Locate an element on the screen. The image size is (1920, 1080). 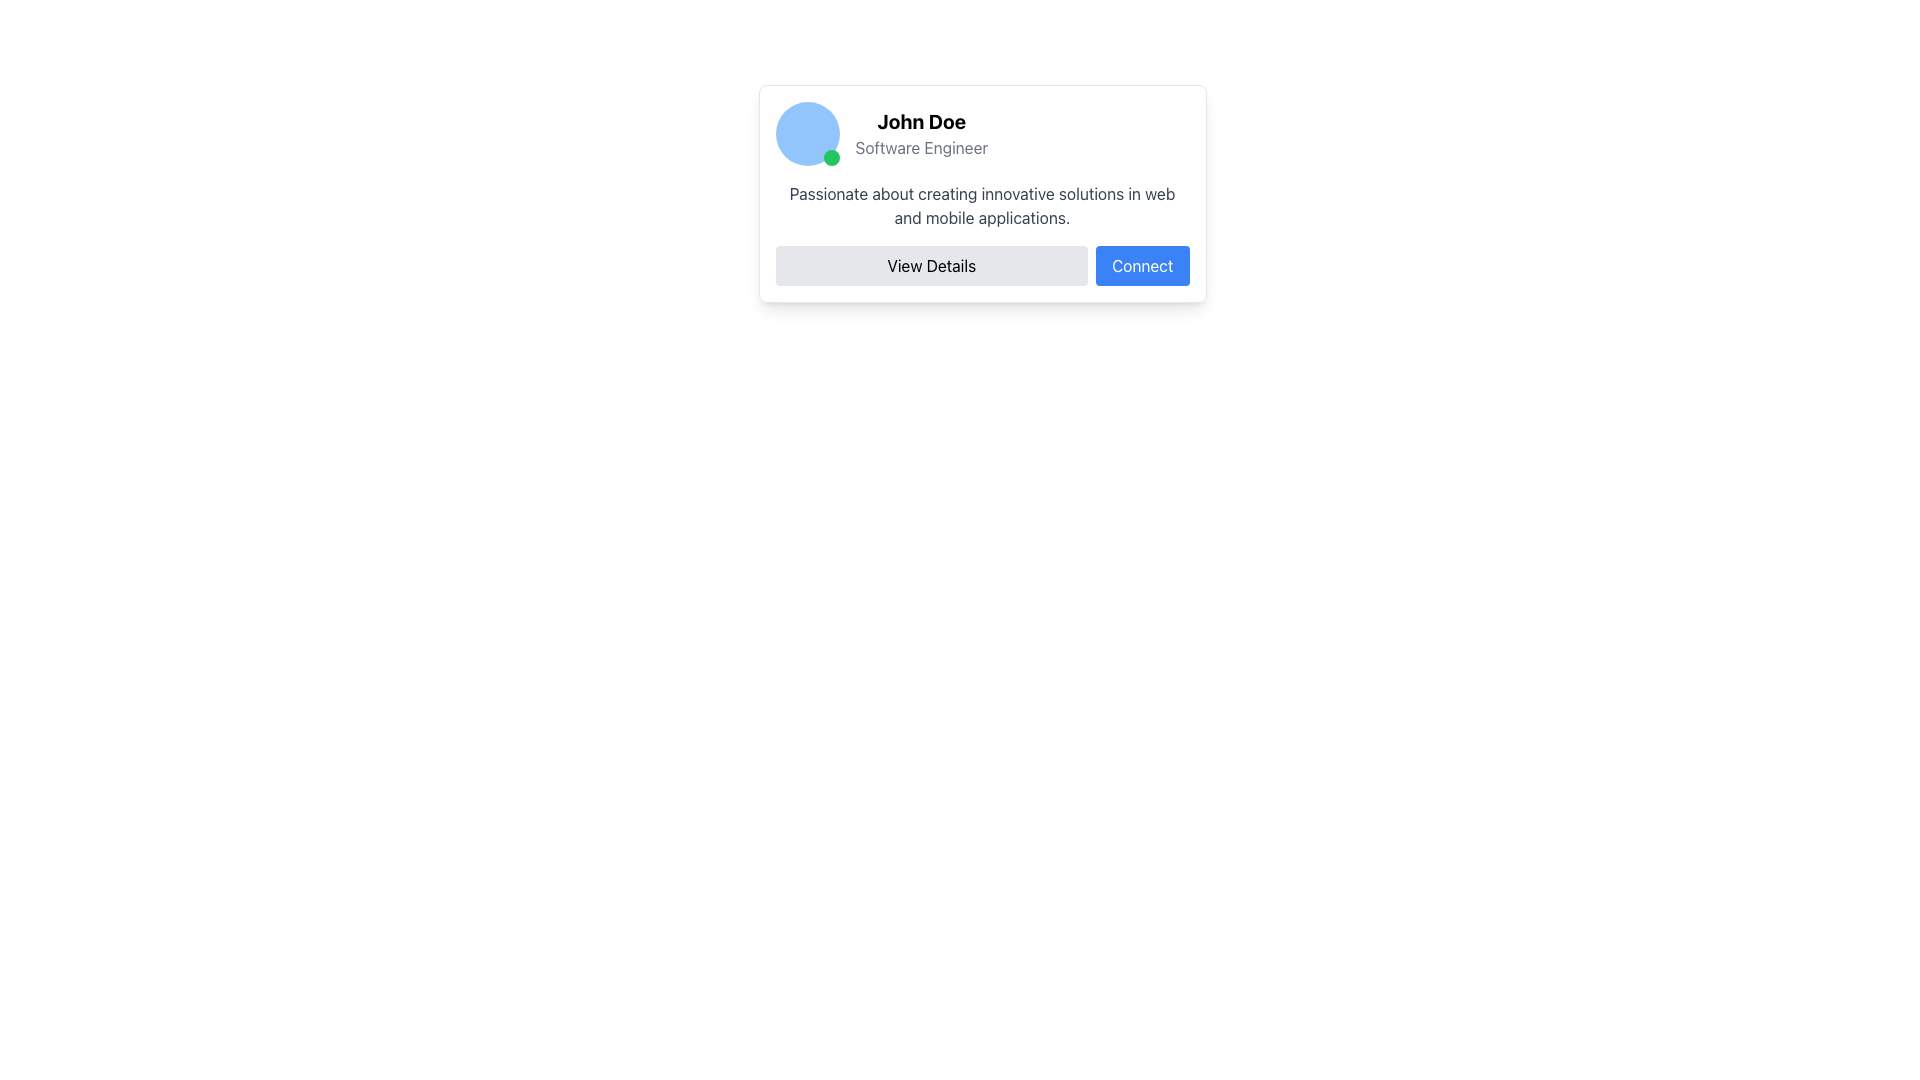
the text label displaying the name and job title of the individual associated with the profile, which is located to the right of the circular avatar image in the upper middle section of the contact card is located at coordinates (920, 134).